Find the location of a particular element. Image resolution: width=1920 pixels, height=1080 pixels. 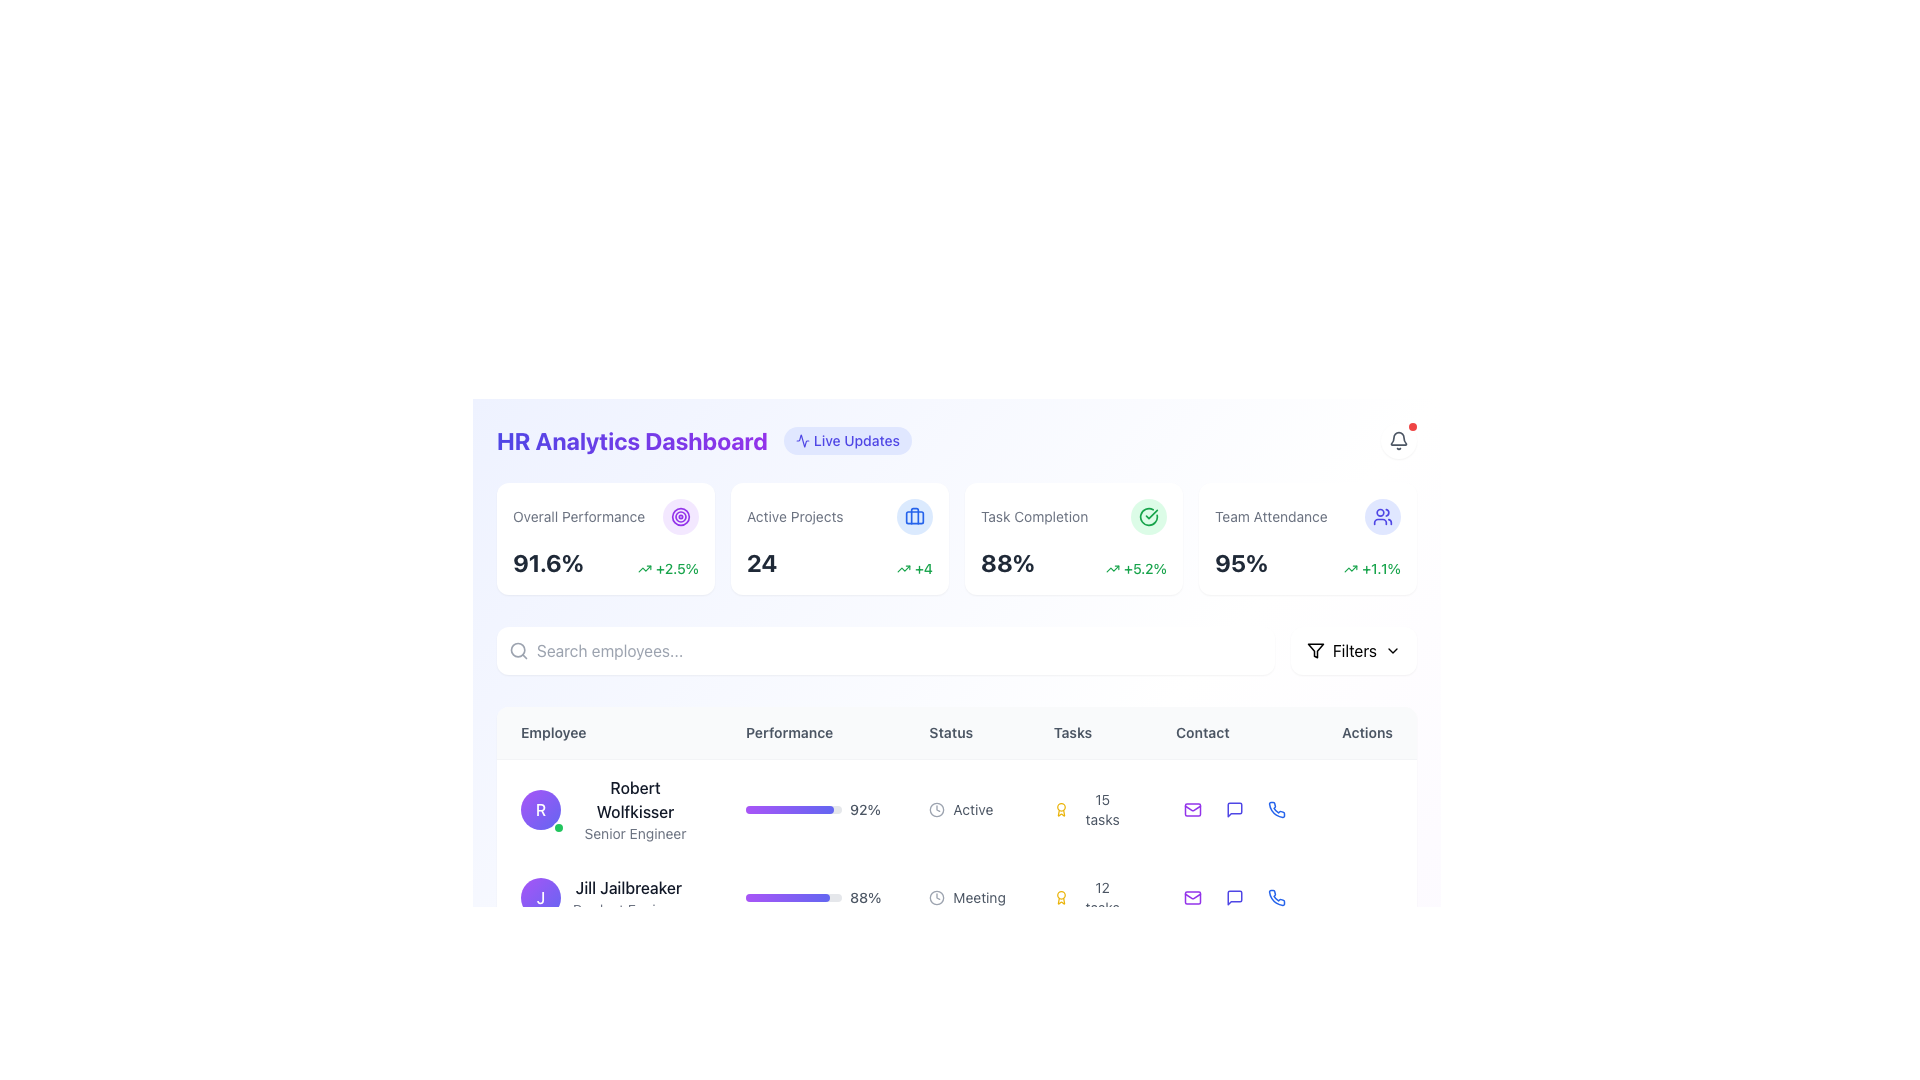

status text from the text label displaying 'Active' styled with a gray font, located in the 'Status' column next to the clock icon for employee 'Robert Wolfkisser' is located at coordinates (973, 810).